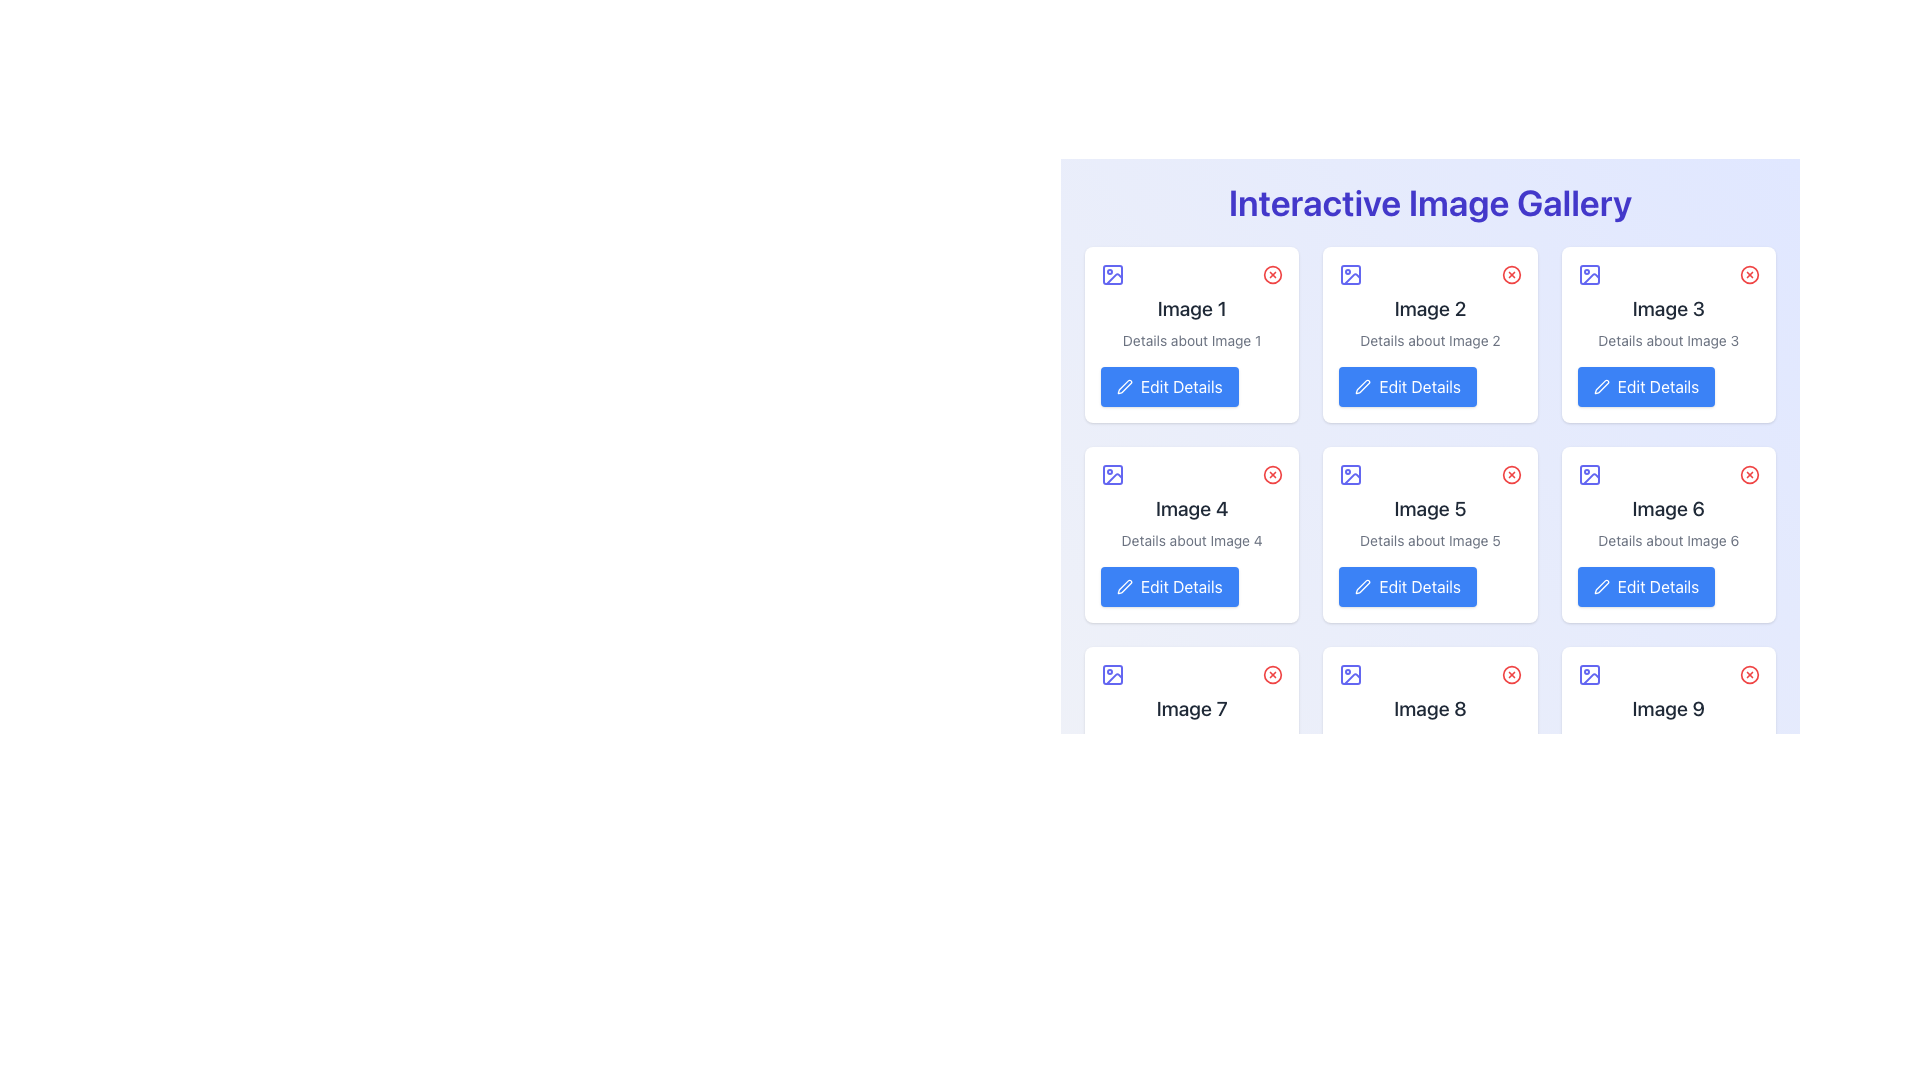  I want to click on the pen icon within the 'Edit Details' button located under 'Image 4', so click(1124, 585).